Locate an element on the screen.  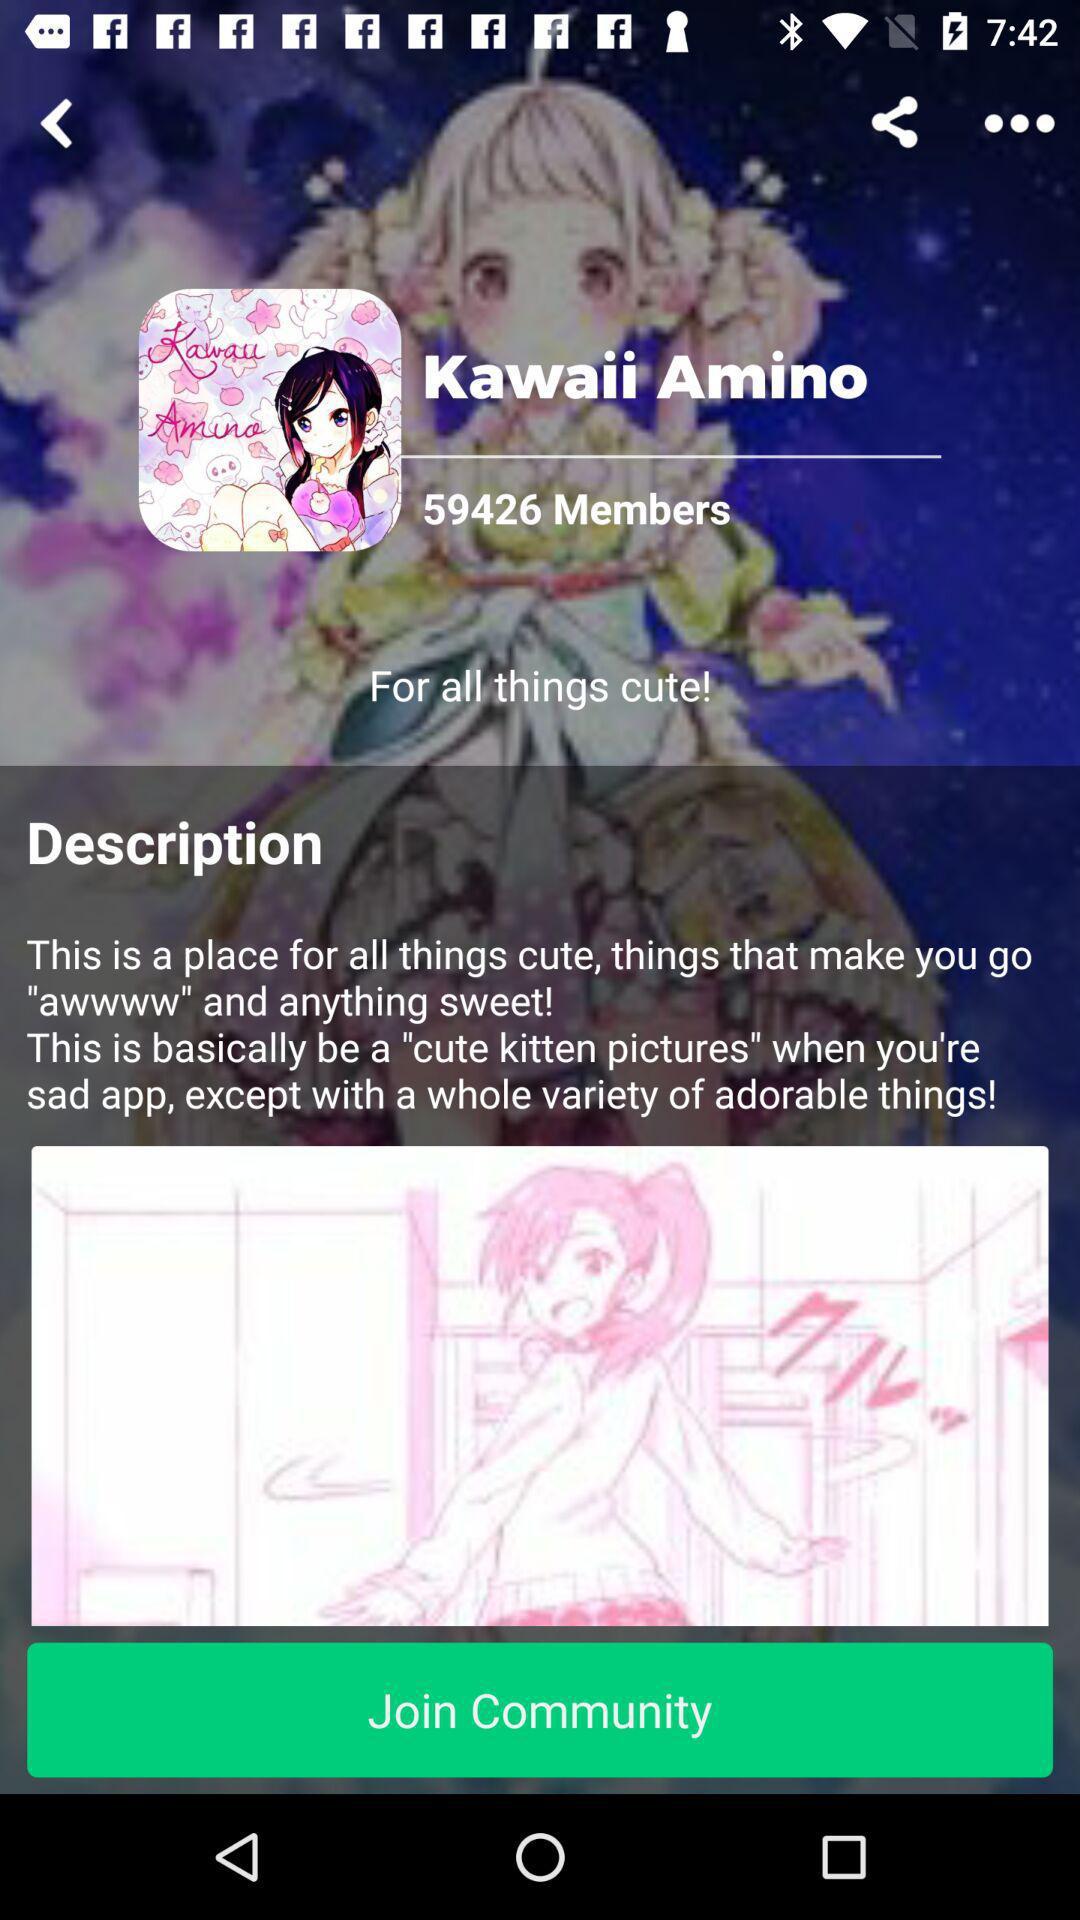
the share icon is located at coordinates (897, 122).